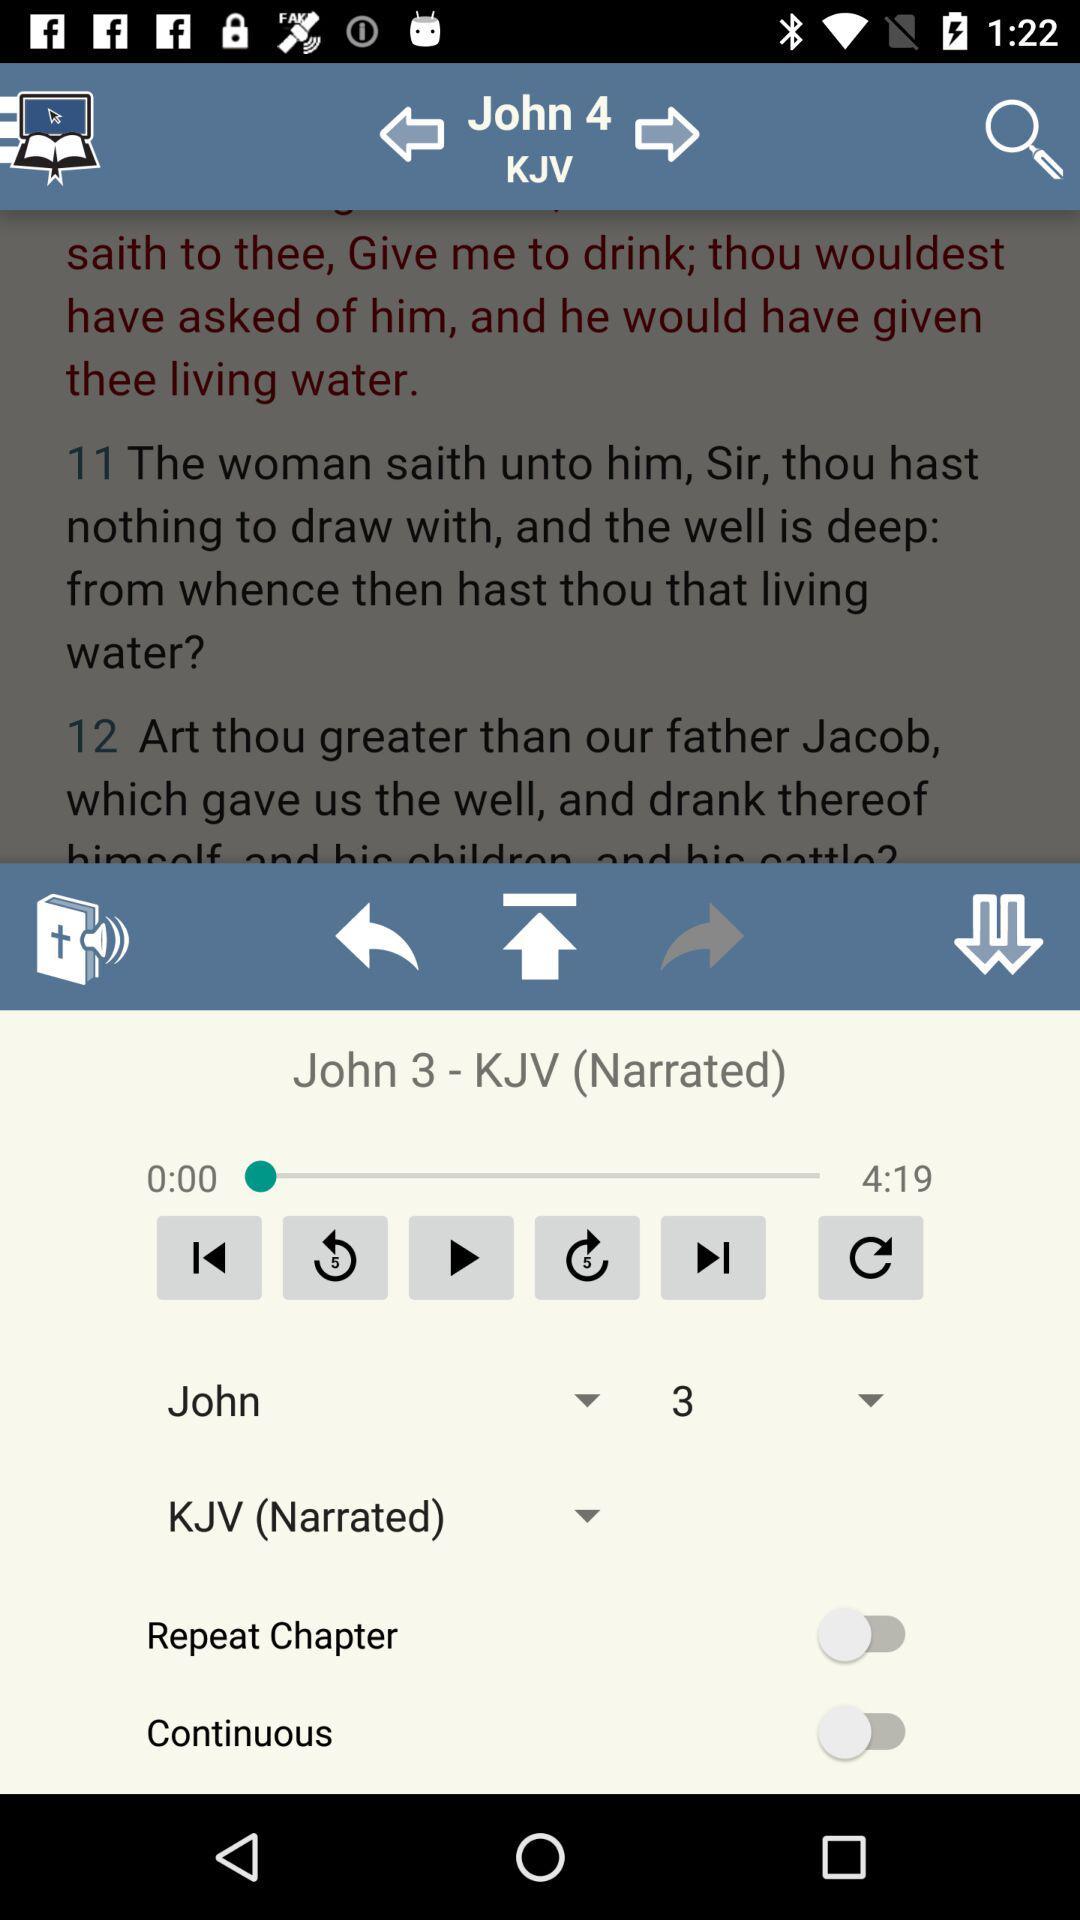 Image resolution: width=1080 pixels, height=1920 pixels. I want to click on previous, so click(461, 1256).